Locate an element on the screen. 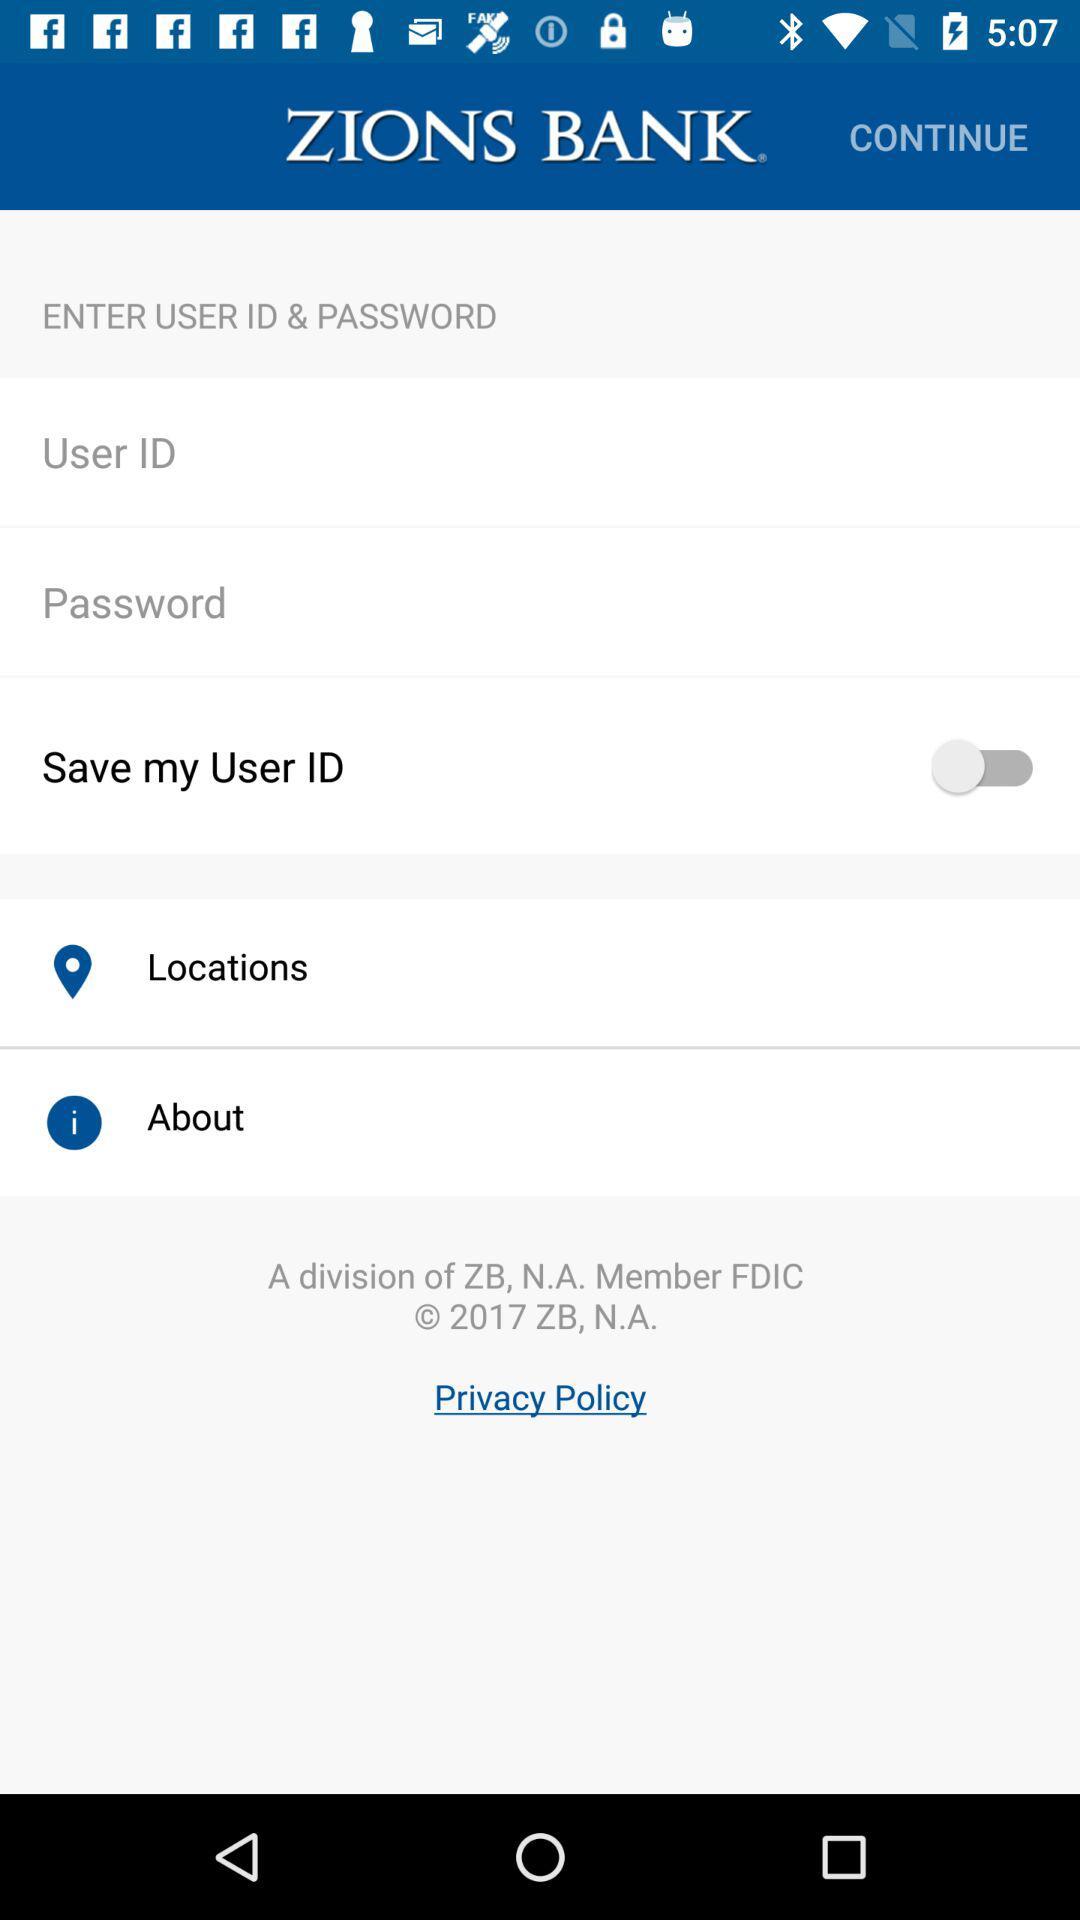 Image resolution: width=1080 pixels, height=1920 pixels. item above enter user id item is located at coordinates (938, 135).